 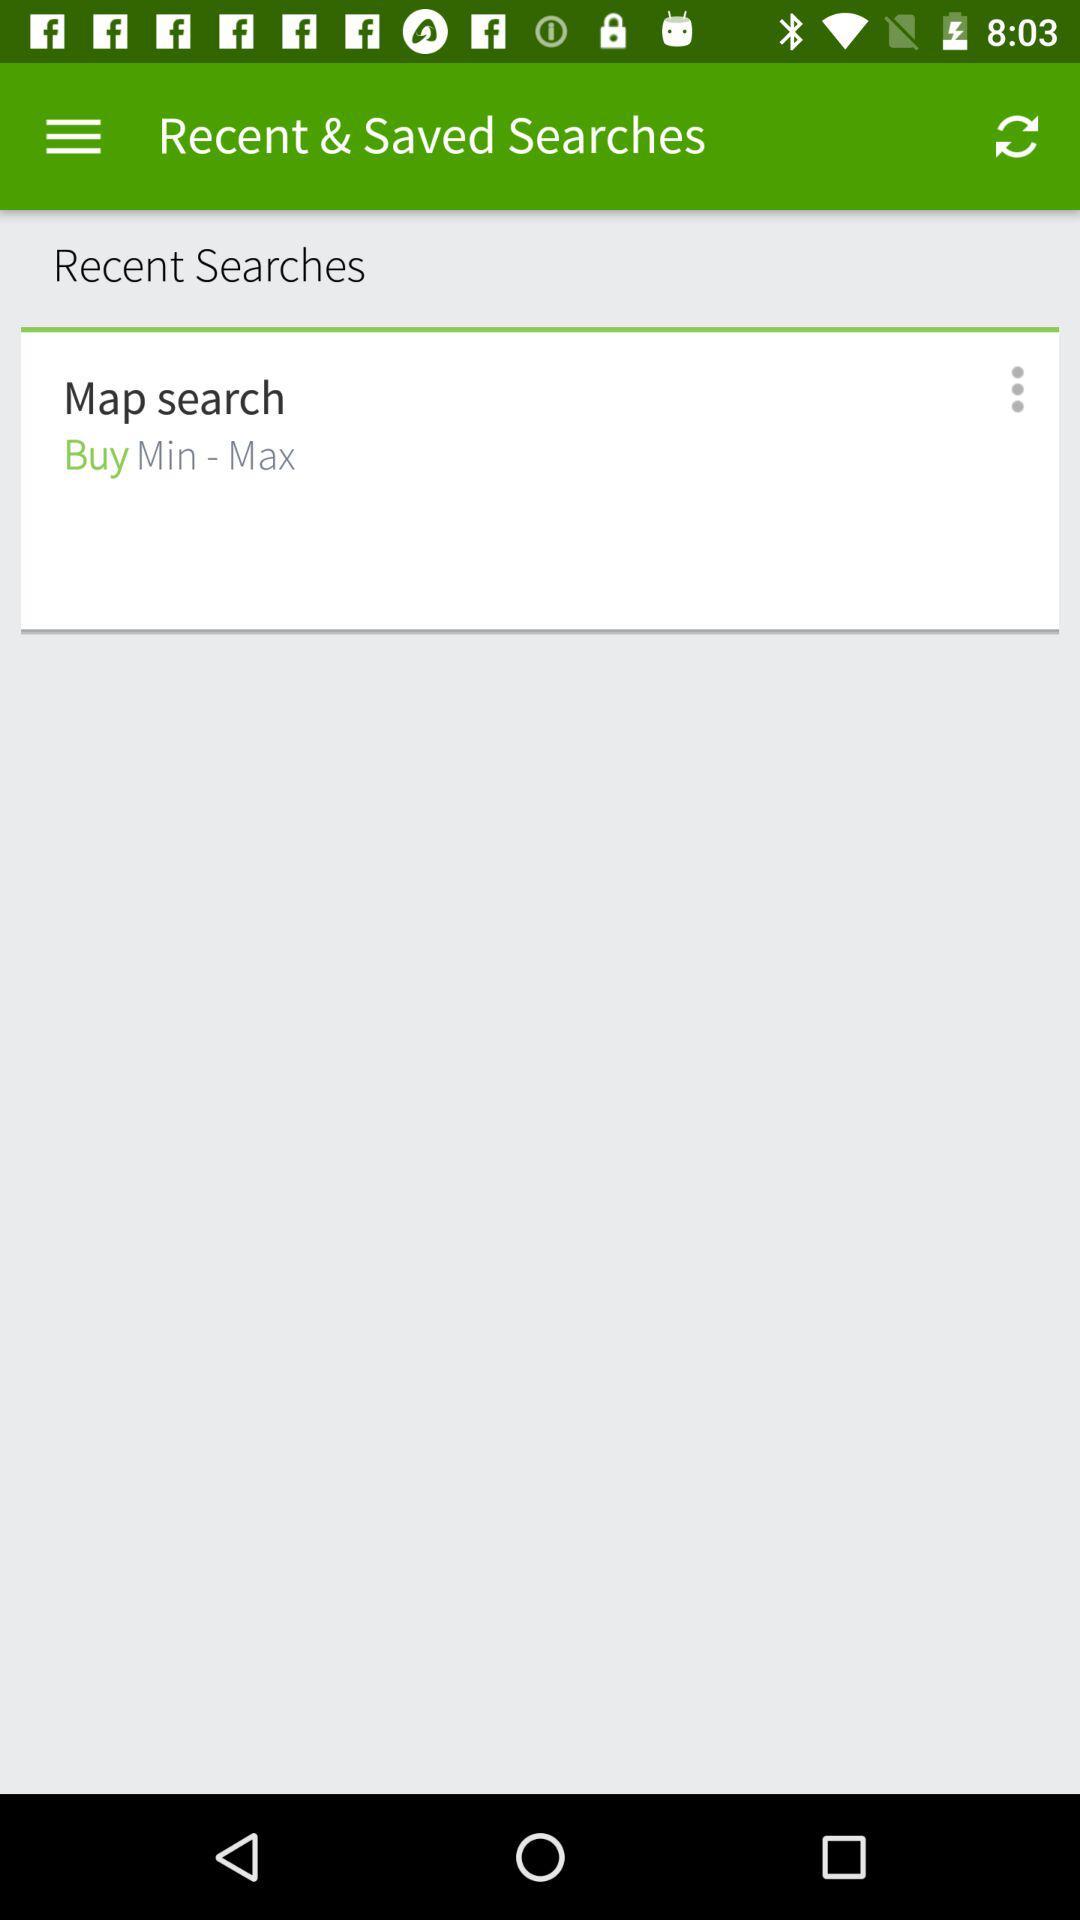 I want to click on item above map search item, so click(x=540, y=329).